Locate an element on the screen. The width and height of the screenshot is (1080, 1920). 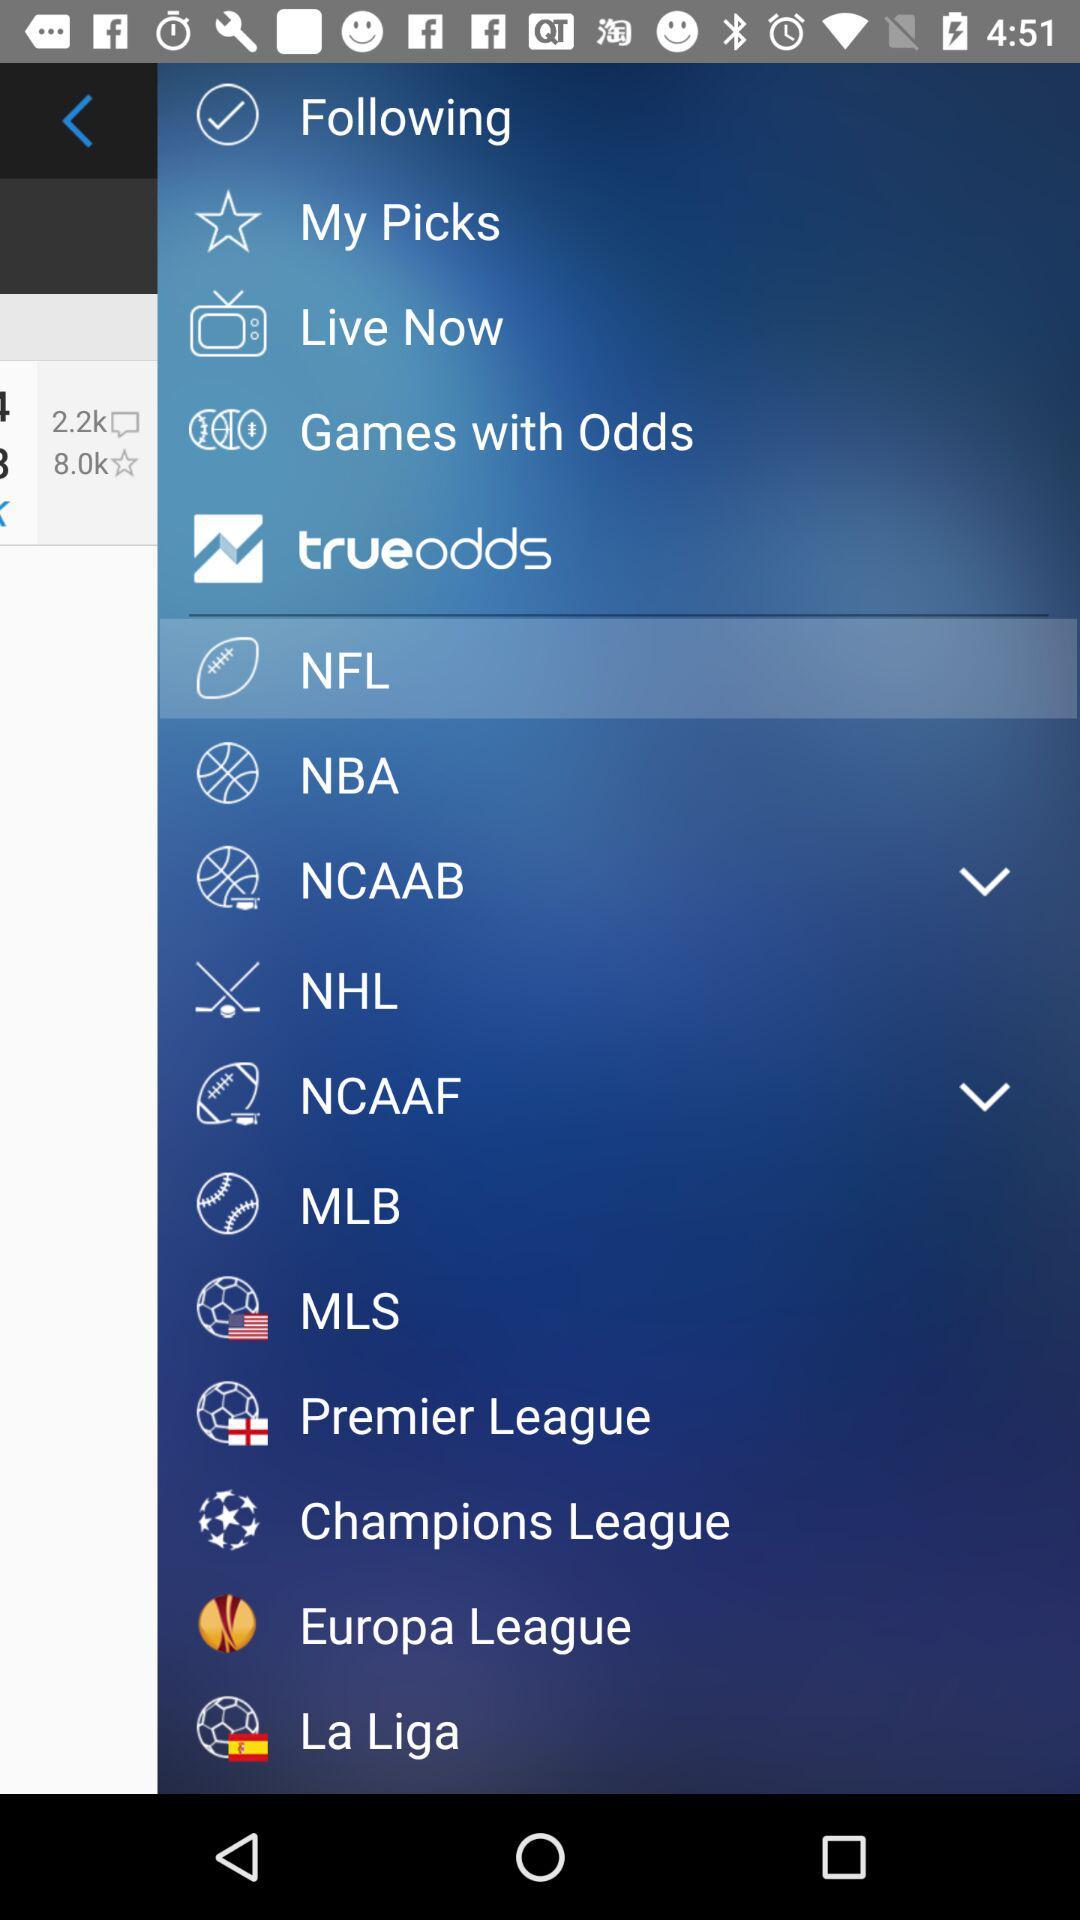
item above mls item is located at coordinates (617, 1203).